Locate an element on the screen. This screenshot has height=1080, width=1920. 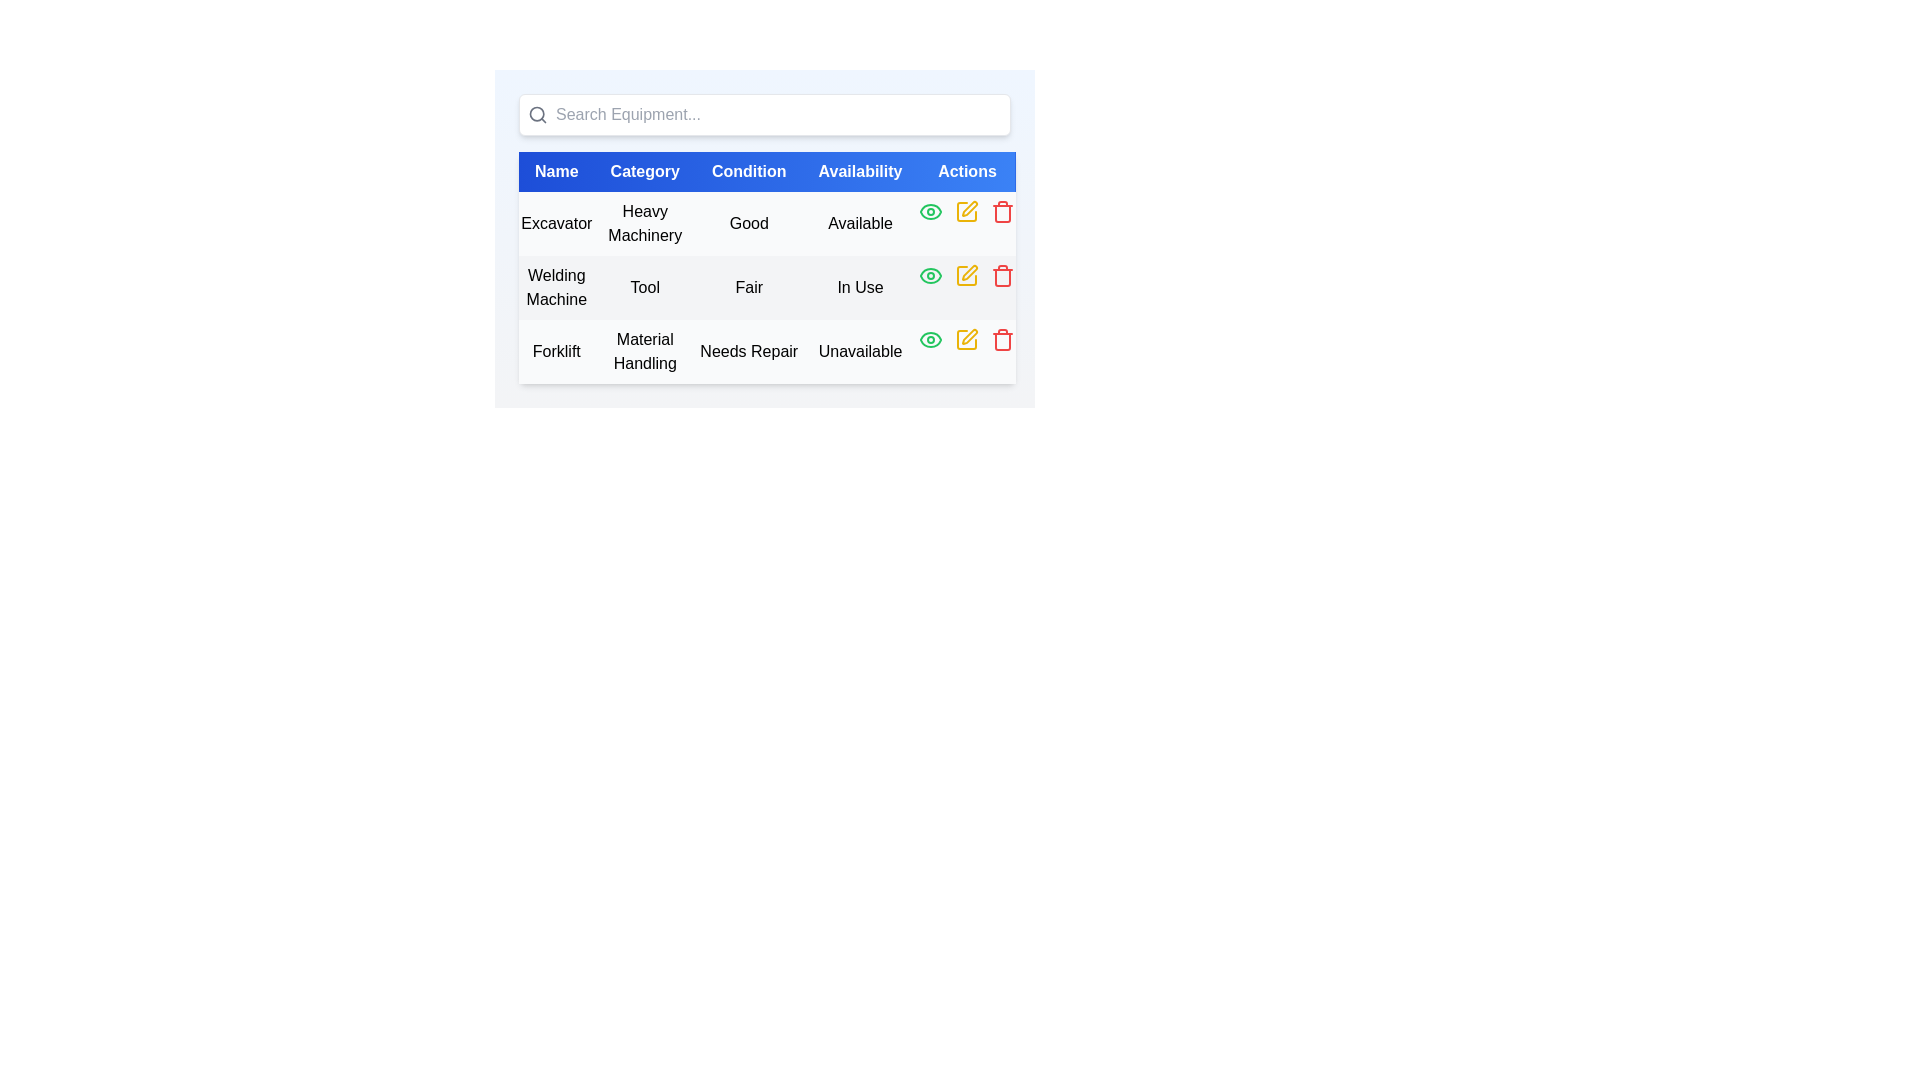
the trash icon representing the delete action for the 'Forklift' entry in the table, located in the last column of the third row is located at coordinates (1003, 341).